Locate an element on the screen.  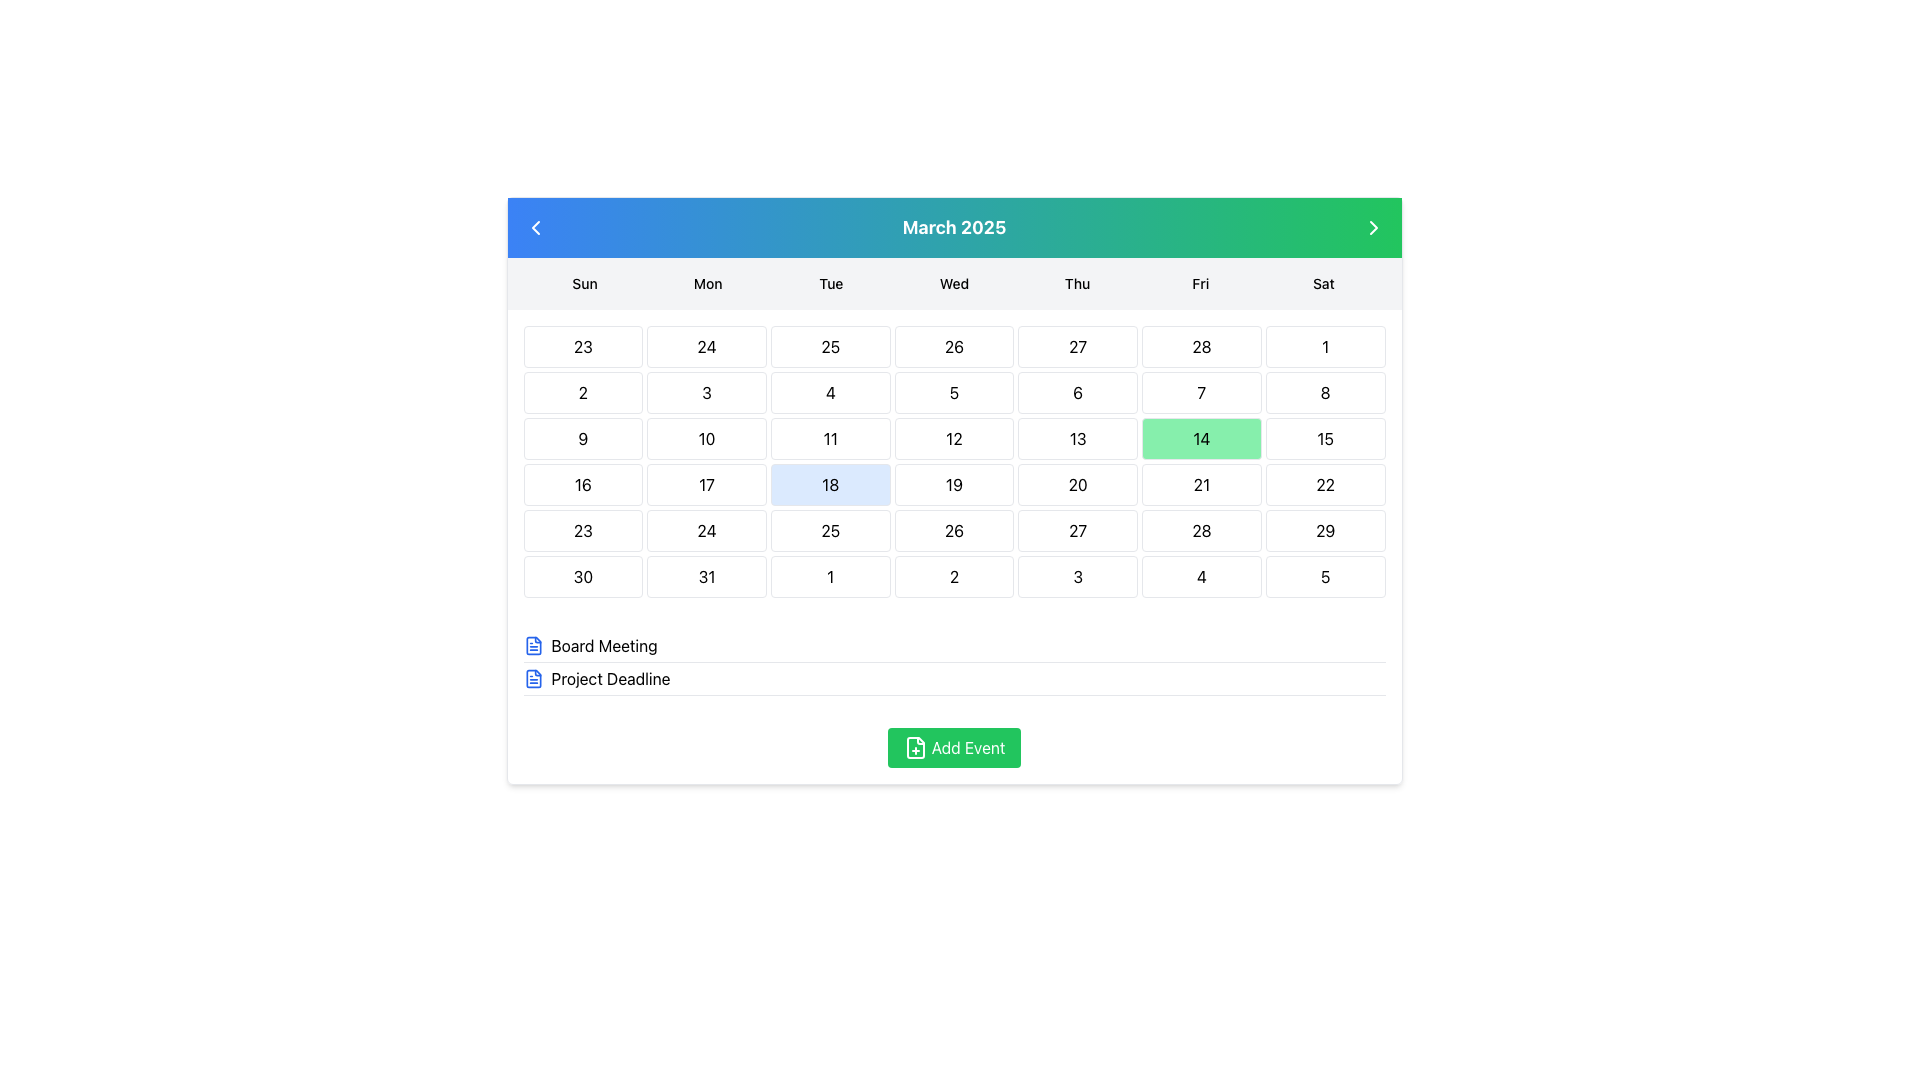
the interactive calendar cell representing the 21st day of the month is located at coordinates (1200, 485).